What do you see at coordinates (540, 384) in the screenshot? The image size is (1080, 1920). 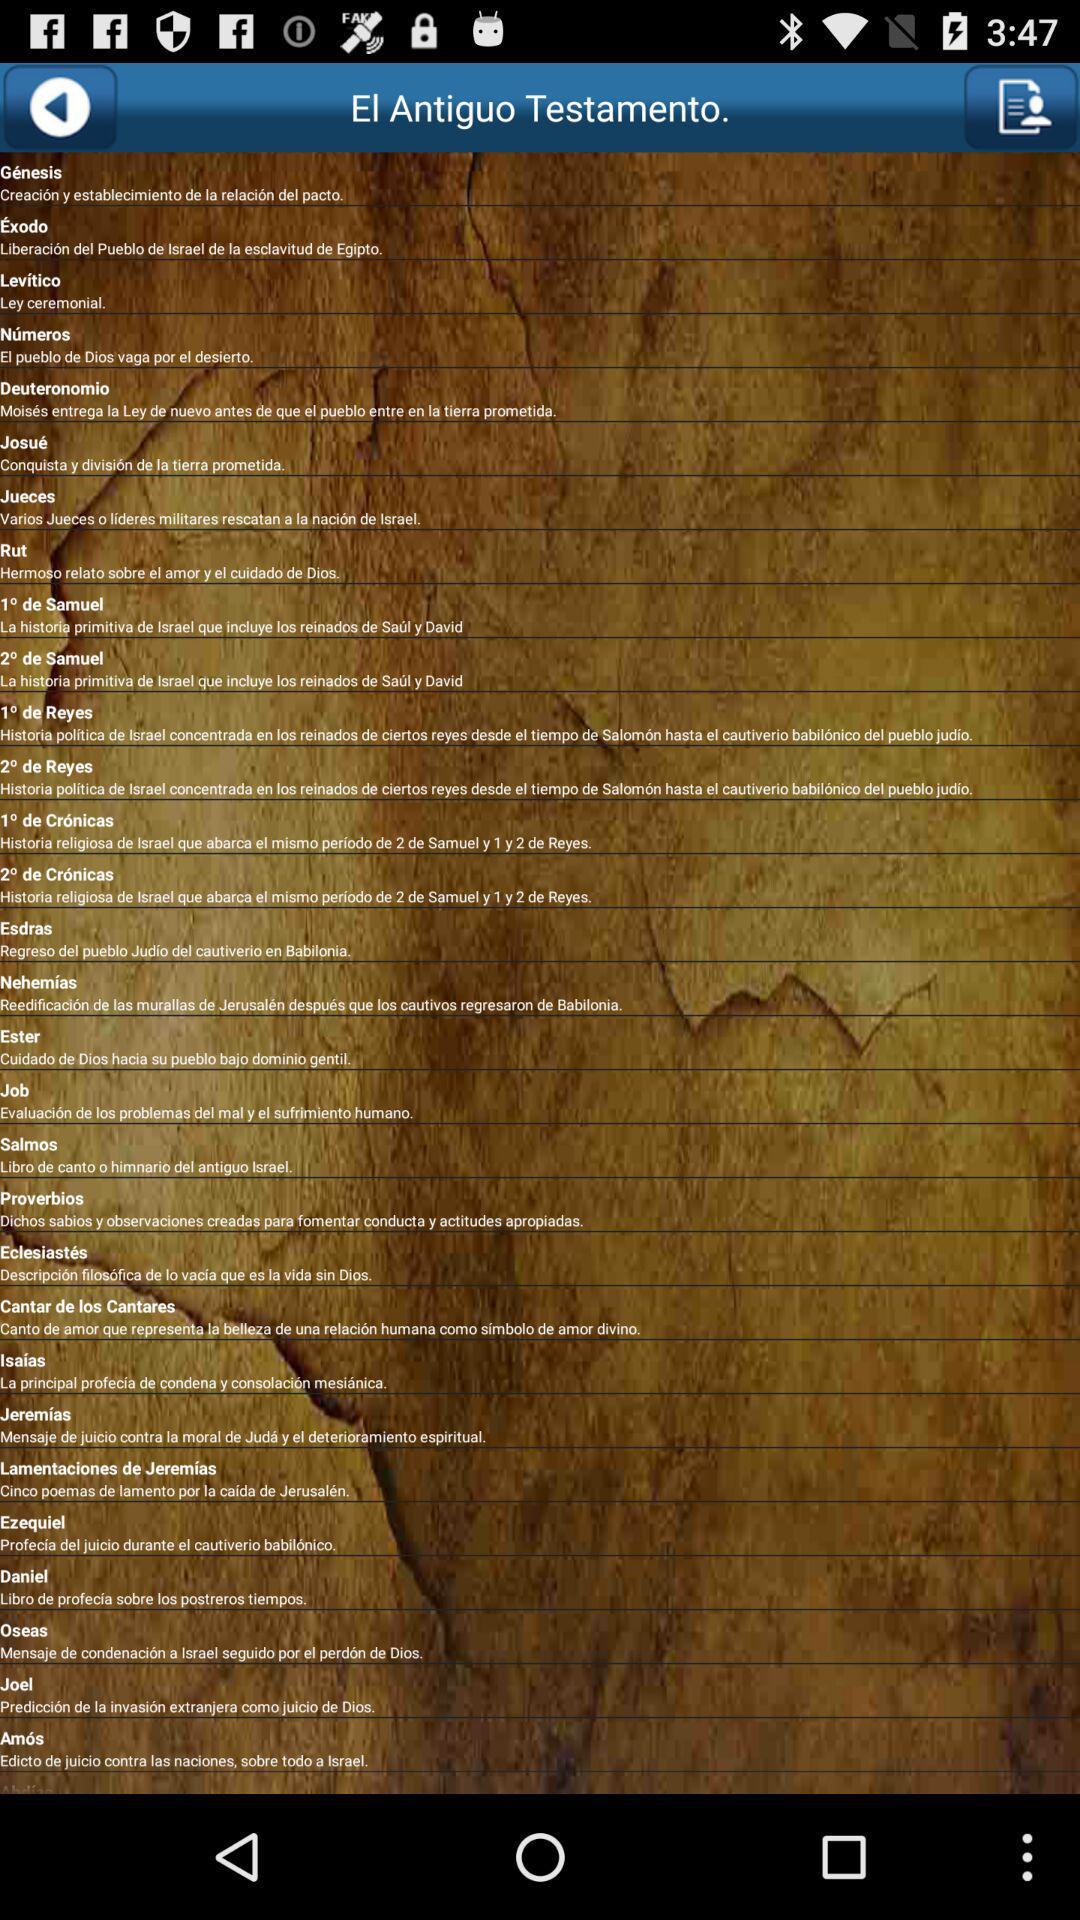 I see `the deuteronomio app` at bounding box center [540, 384].